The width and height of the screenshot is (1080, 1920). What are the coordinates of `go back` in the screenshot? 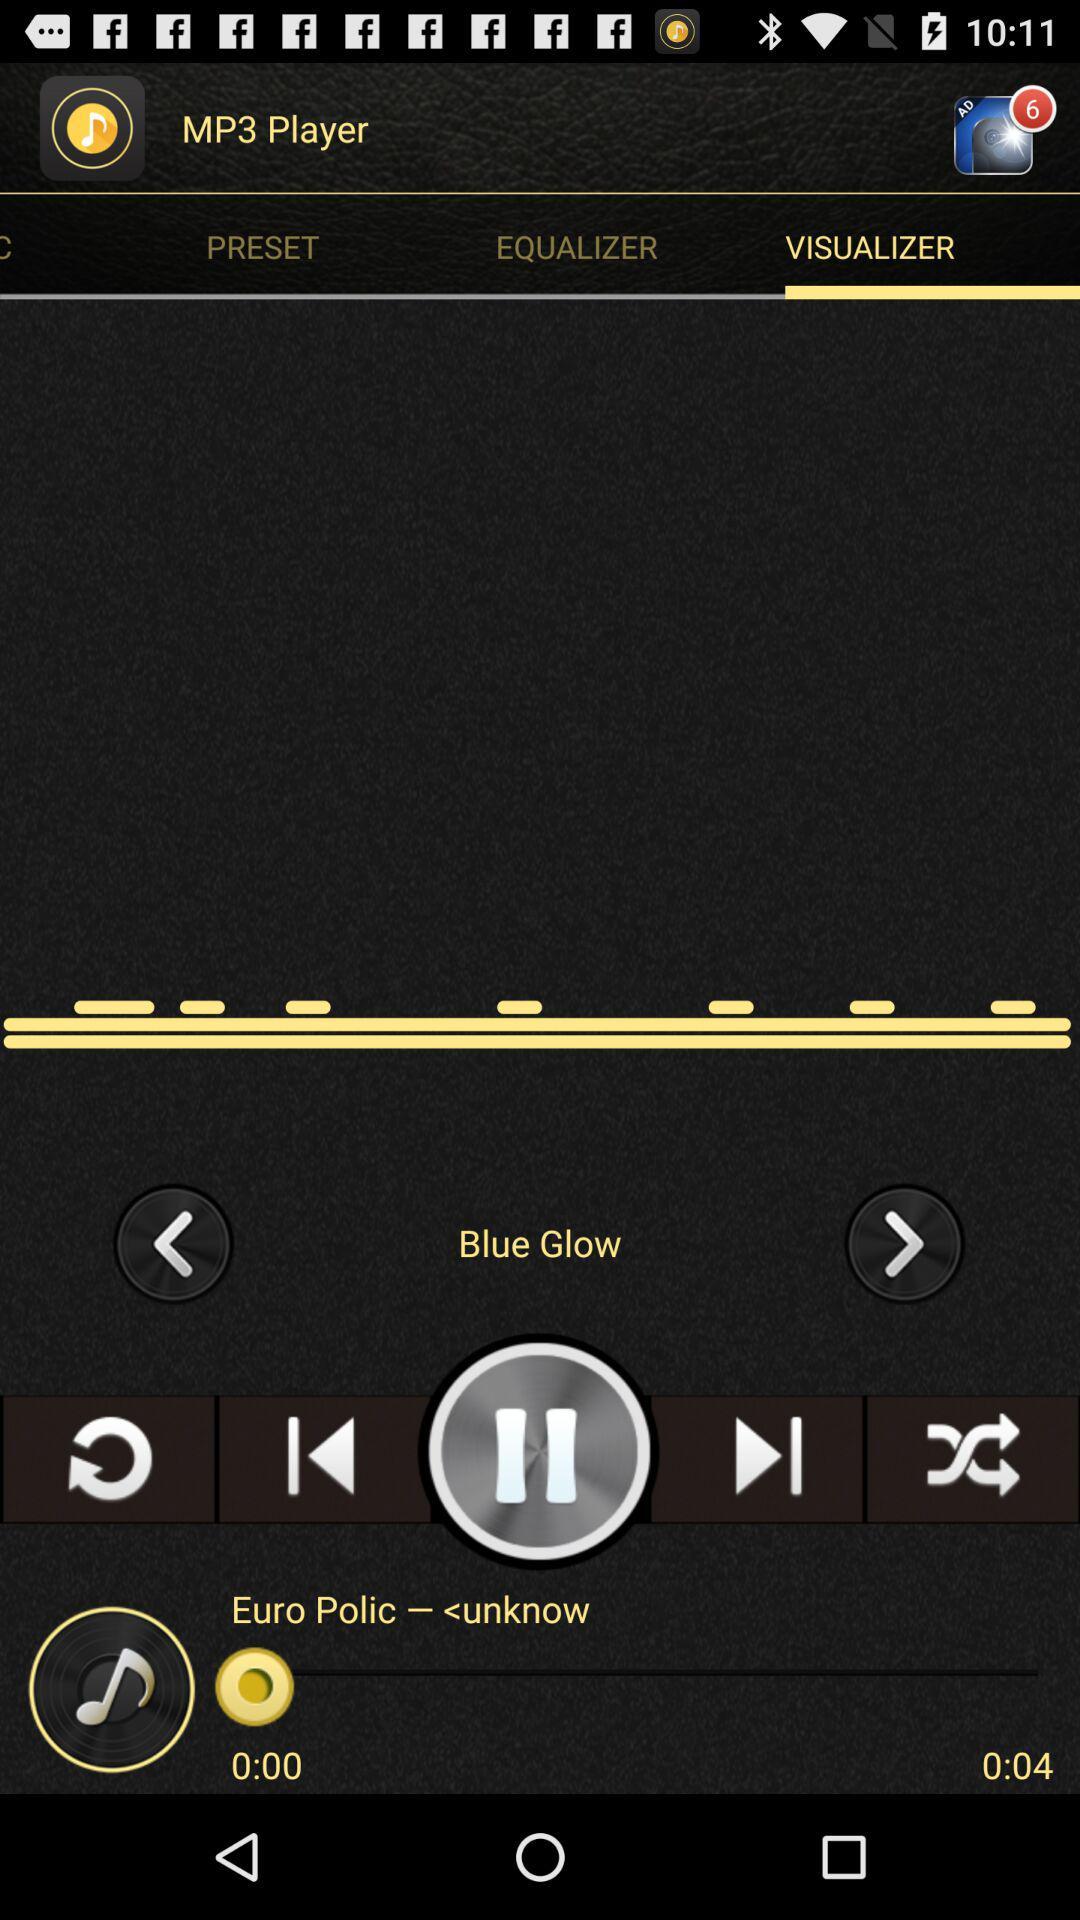 It's located at (173, 1241).